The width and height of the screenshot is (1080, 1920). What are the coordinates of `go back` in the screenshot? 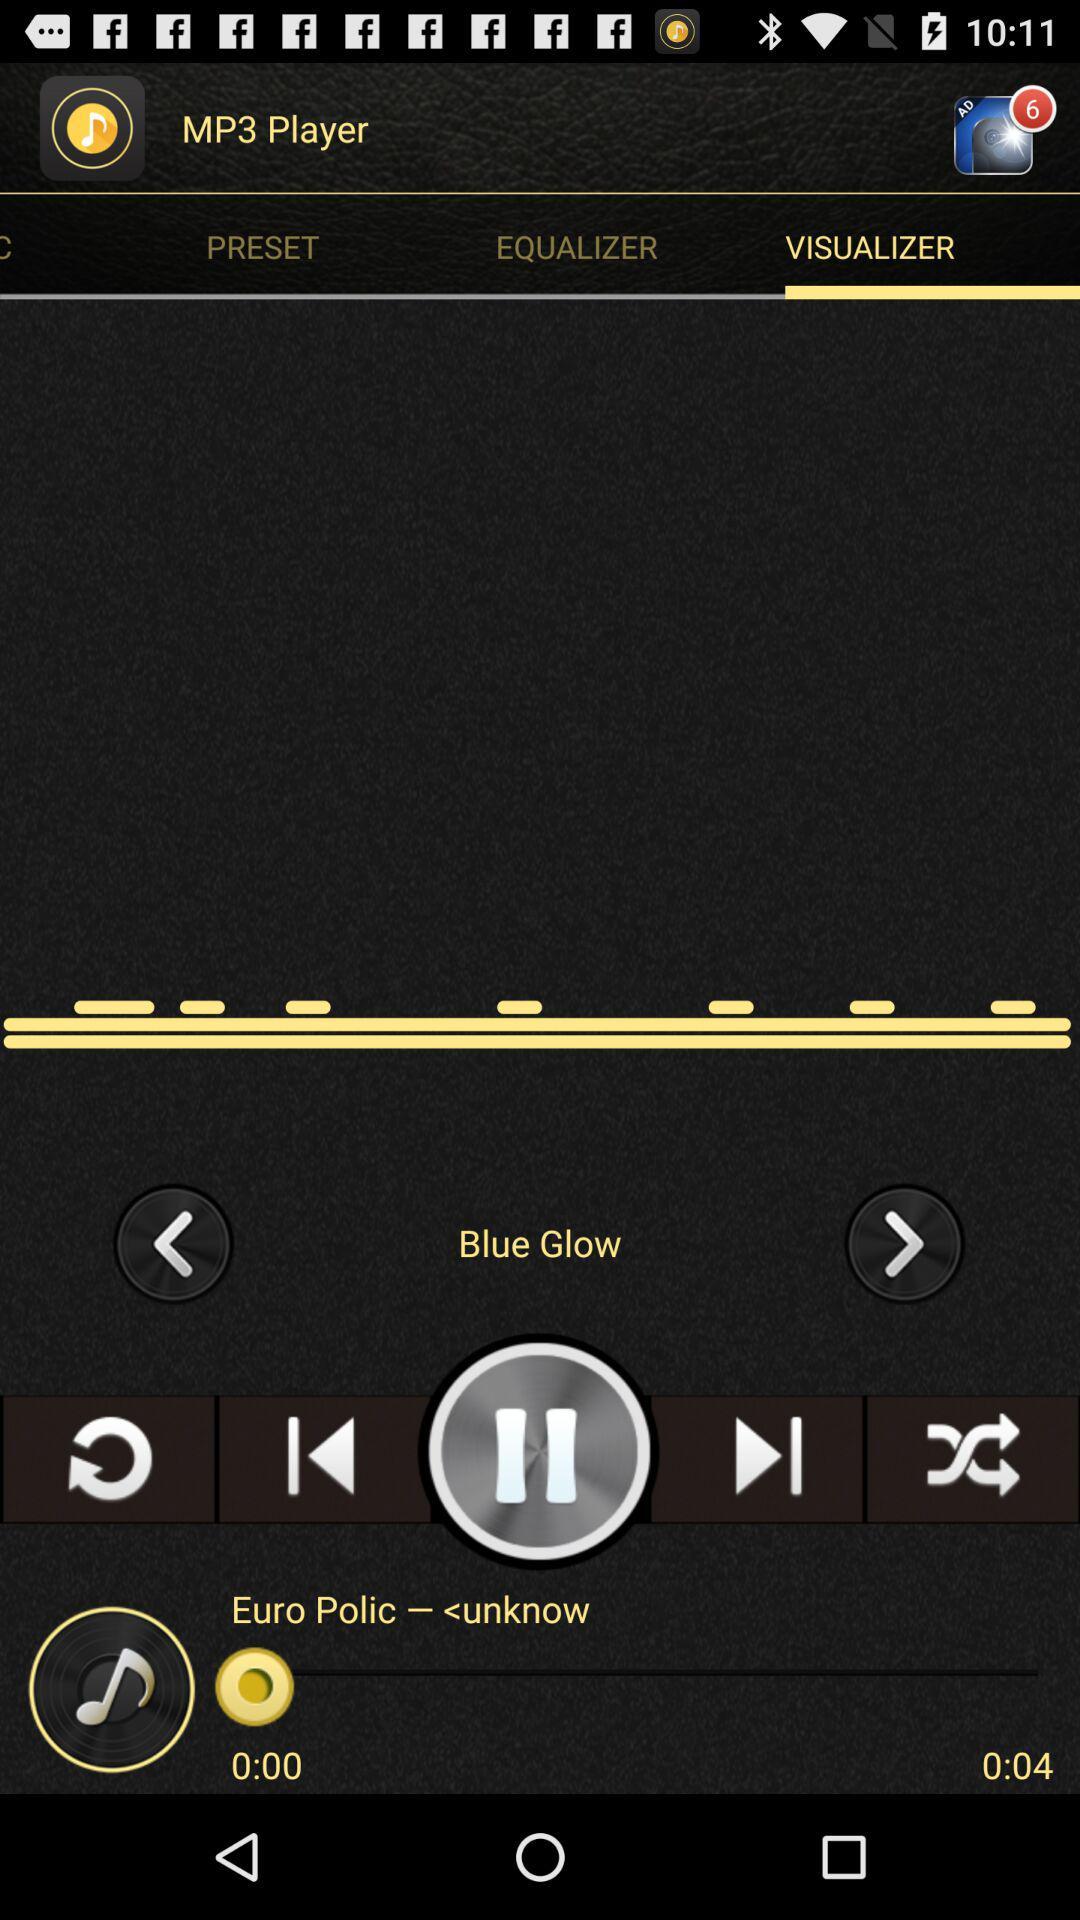 It's located at (173, 1241).